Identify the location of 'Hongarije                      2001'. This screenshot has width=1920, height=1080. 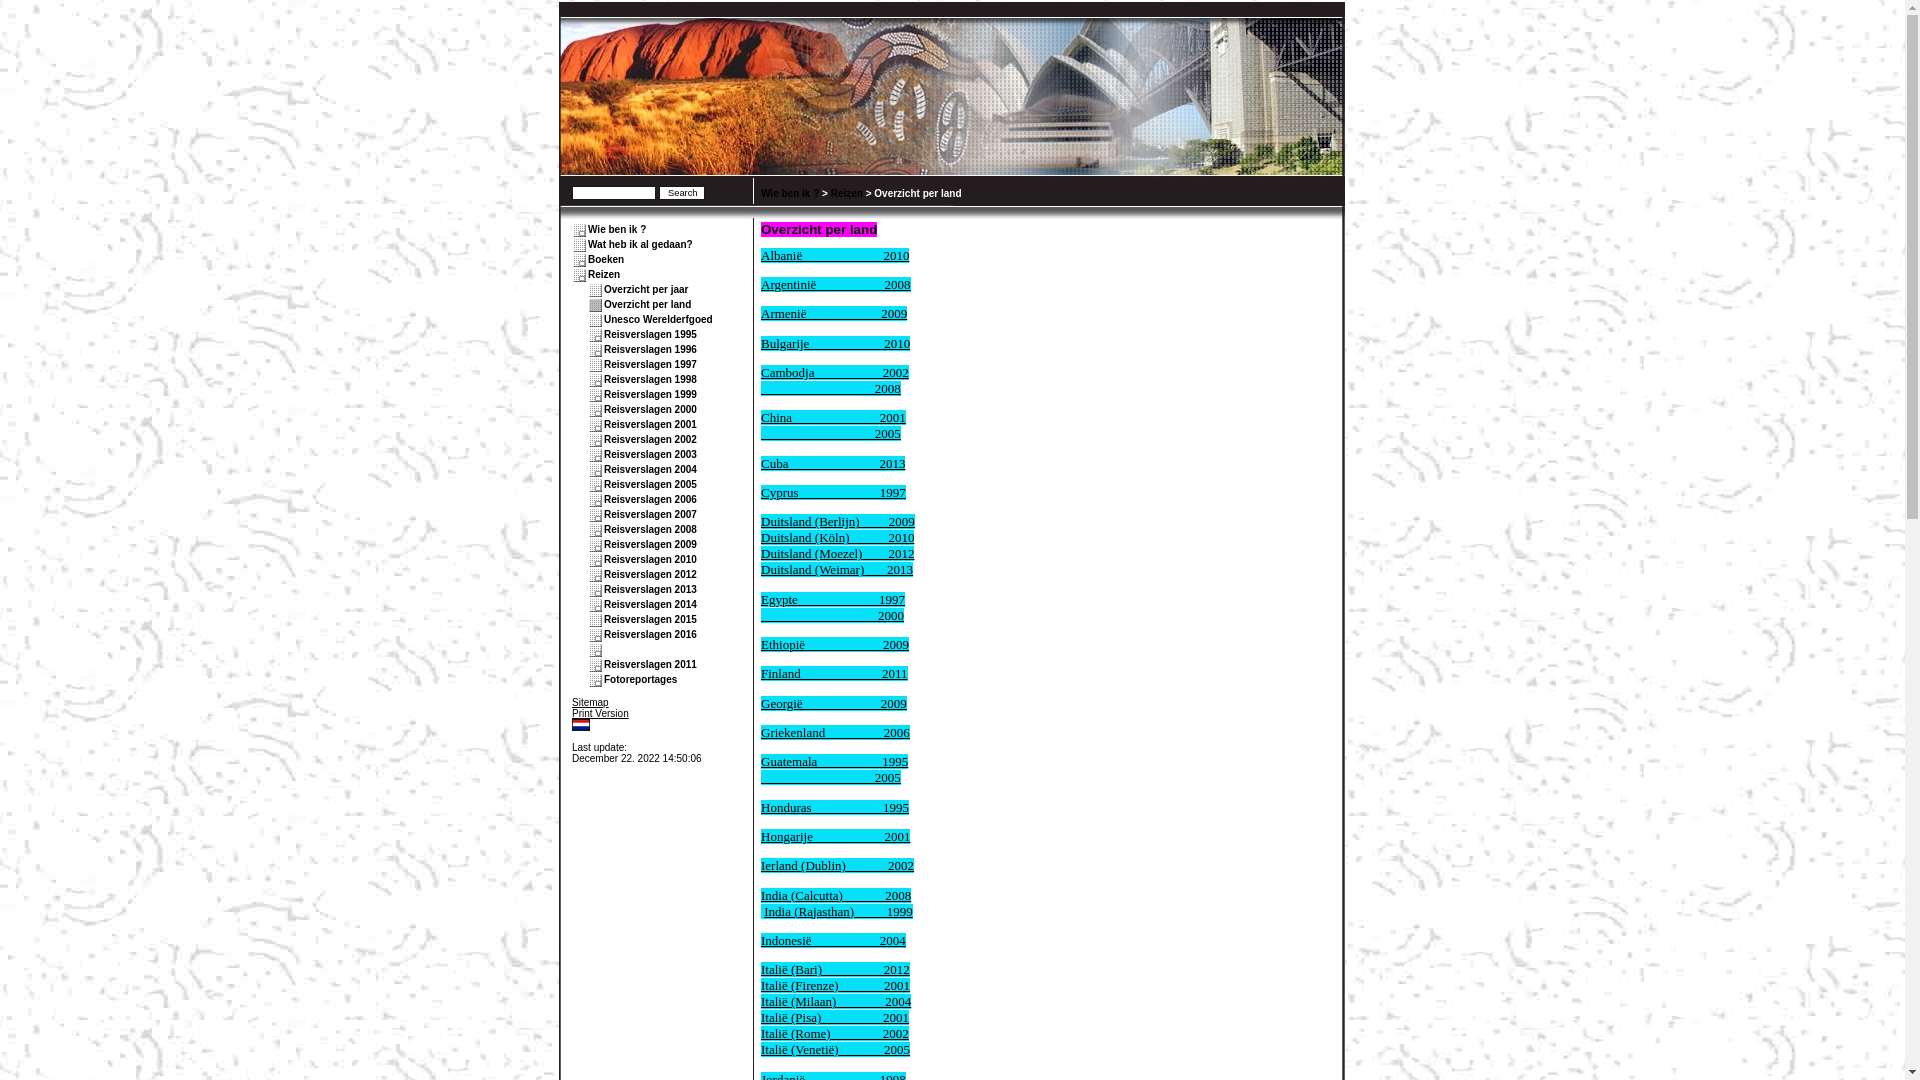
(835, 836).